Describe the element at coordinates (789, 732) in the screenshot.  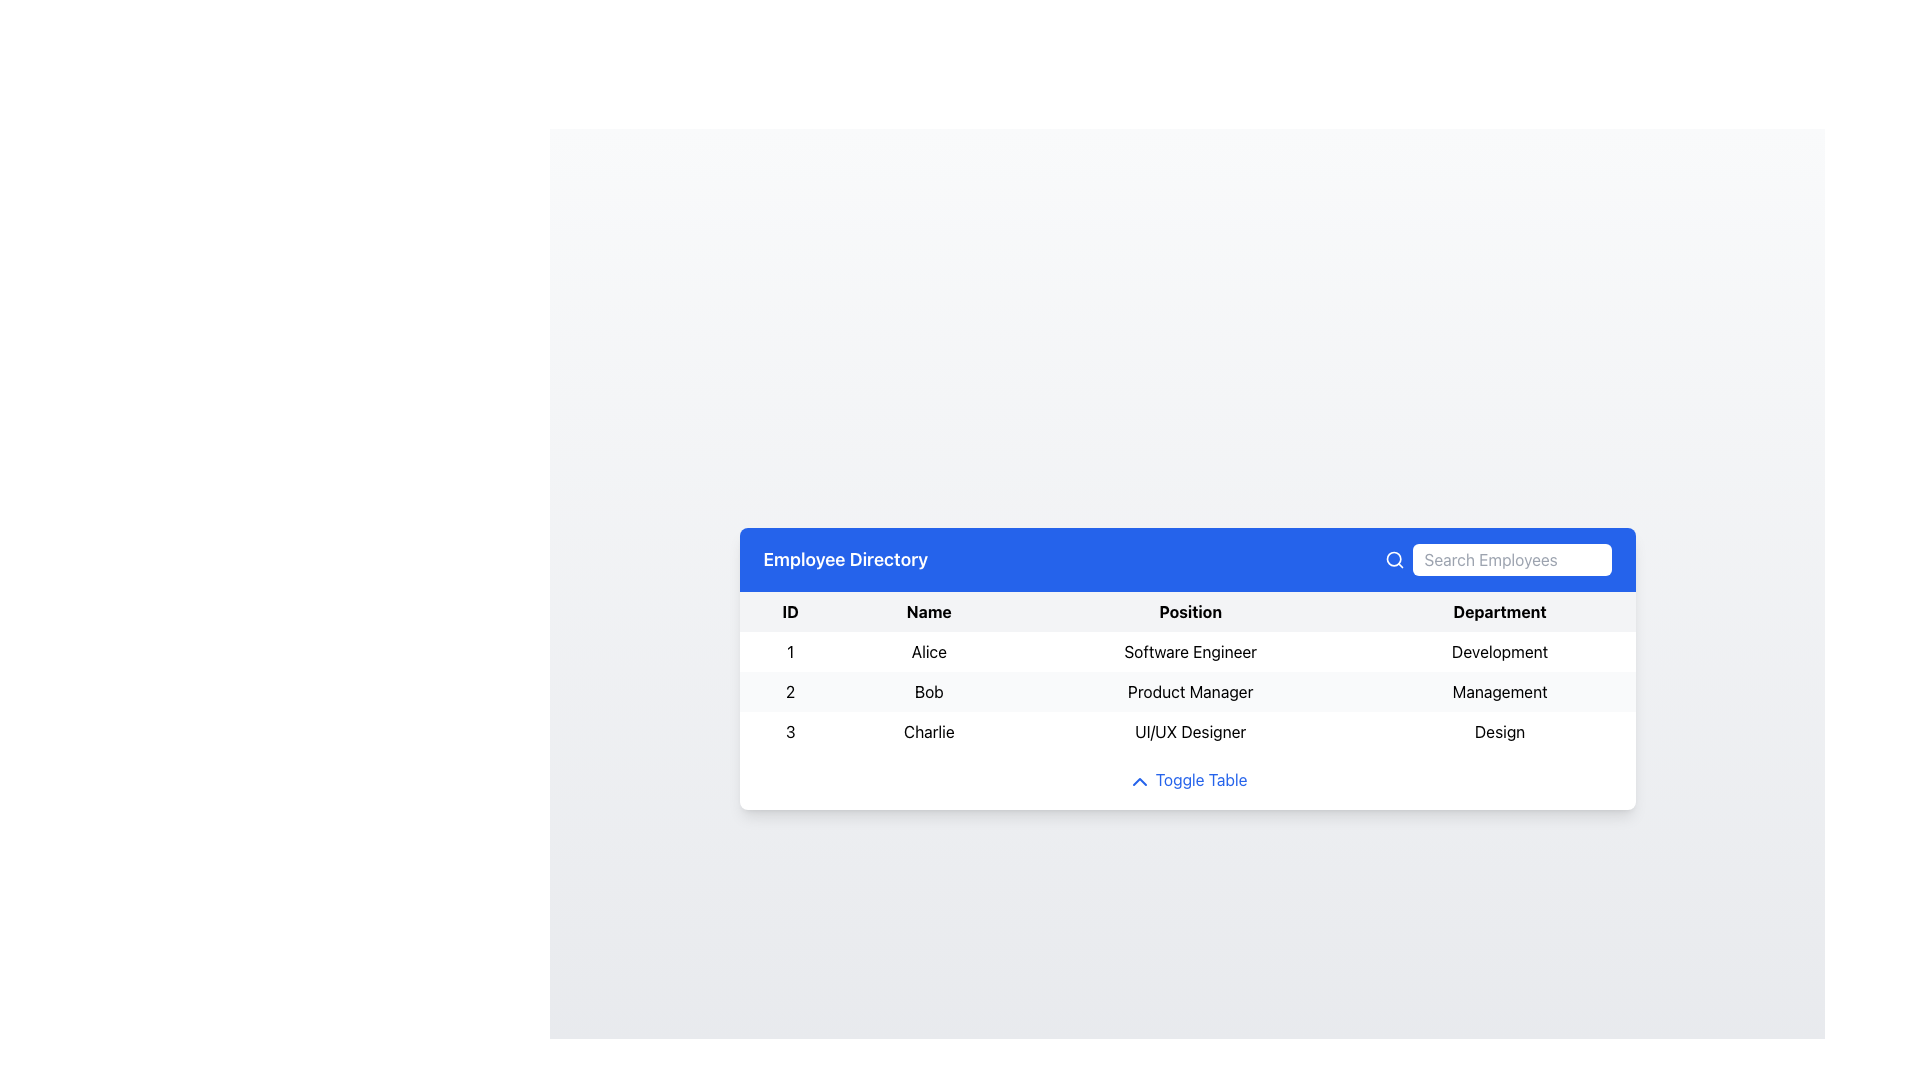
I see `the Text Label displaying the unique identifier (ID) of employee 'Charlie' in the Employee Directory table` at that location.